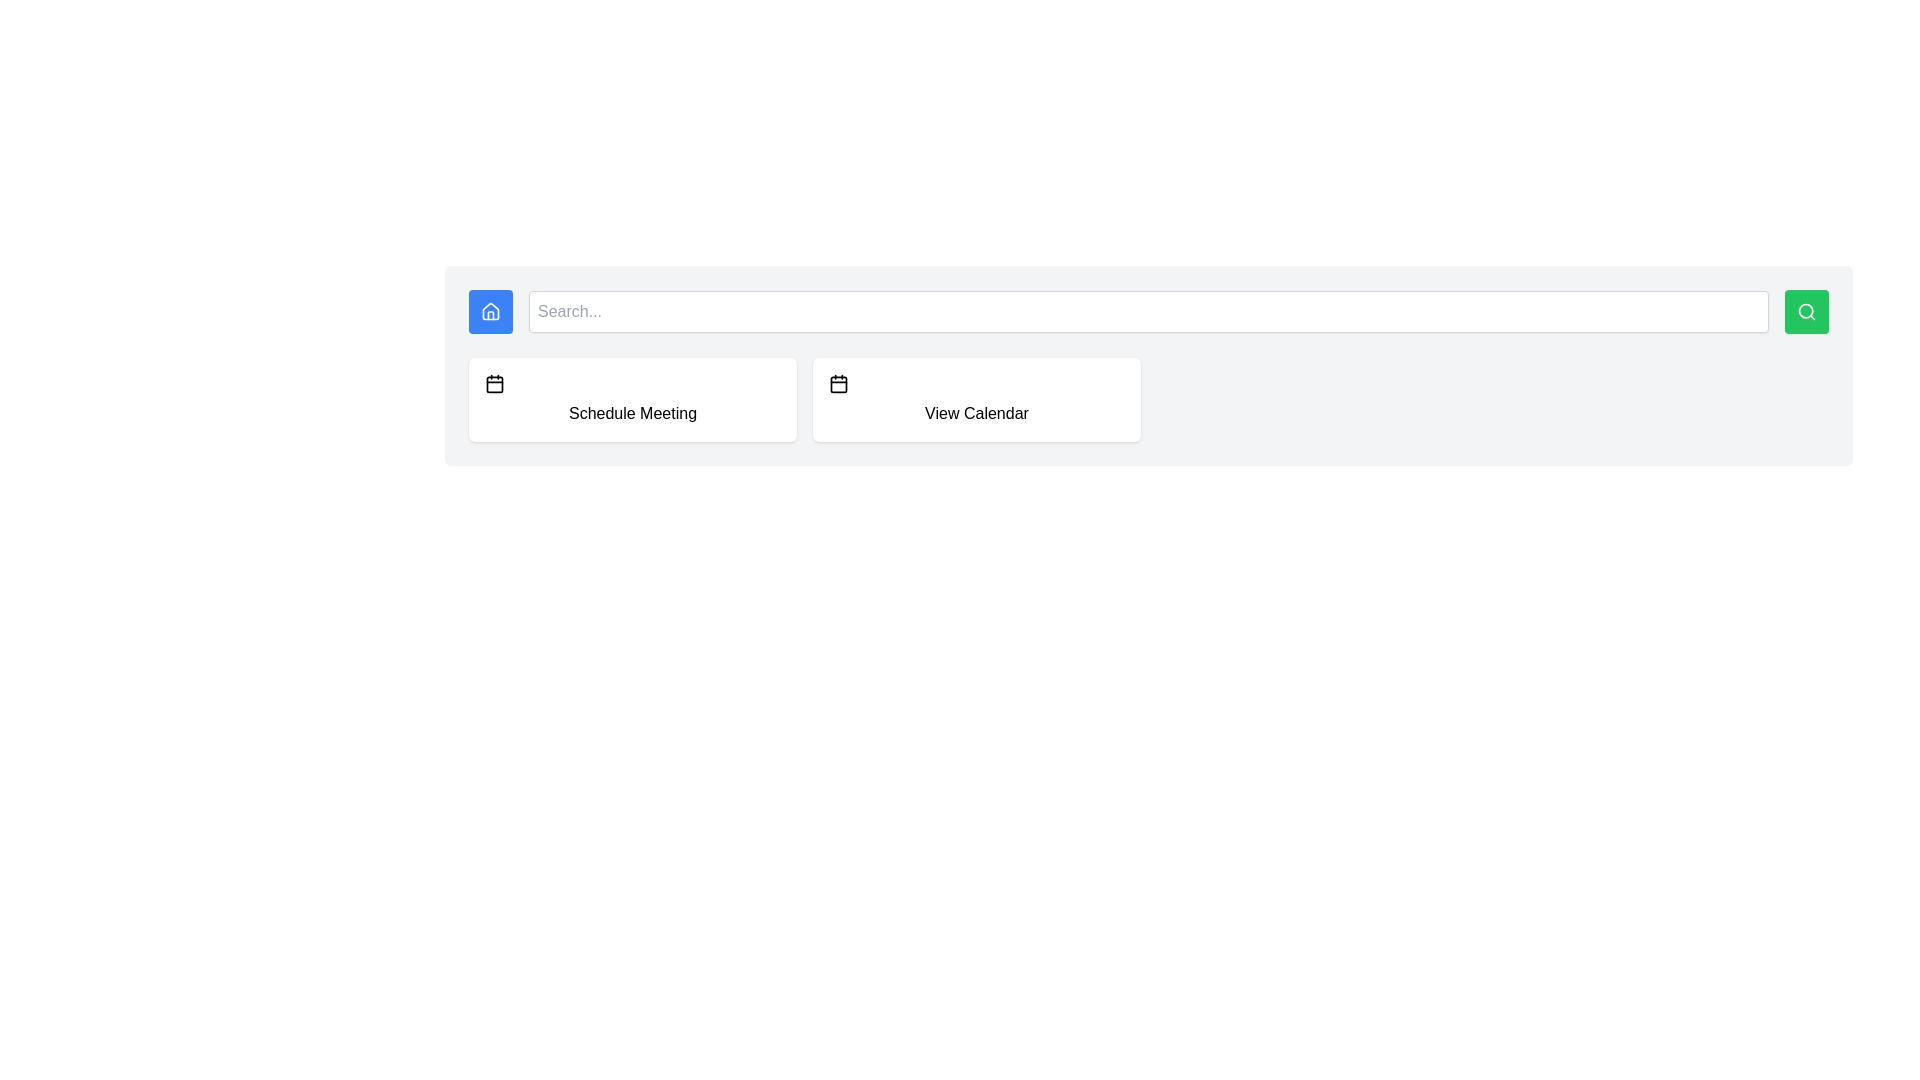 Image resolution: width=1920 pixels, height=1080 pixels. What do you see at coordinates (977, 400) in the screenshot?
I see `the calendar access button located in the second column of the grid layout, adjacent to the 'Schedule Meeting' button` at bounding box center [977, 400].